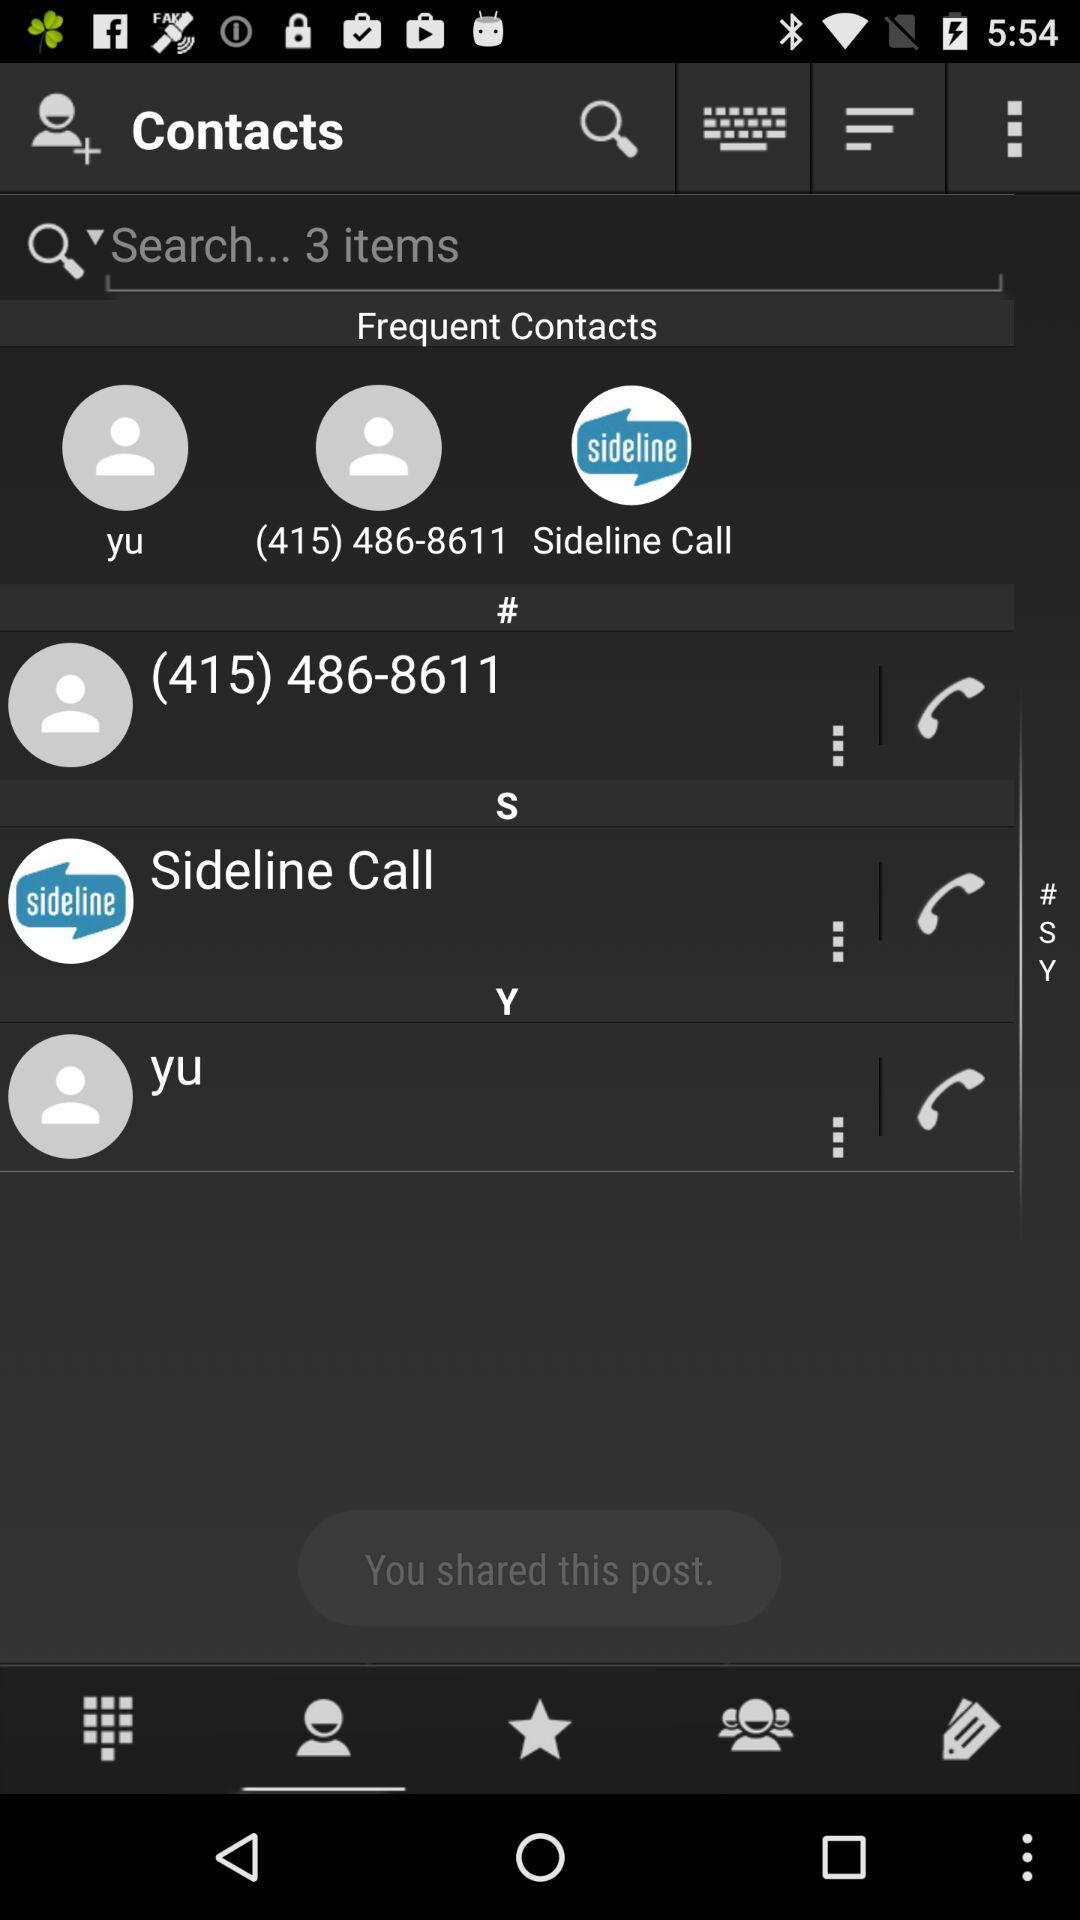 Image resolution: width=1080 pixels, height=1920 pixels. Describe the element at coordinates (505, 246) in the screenshot. I see `search term` at that location.